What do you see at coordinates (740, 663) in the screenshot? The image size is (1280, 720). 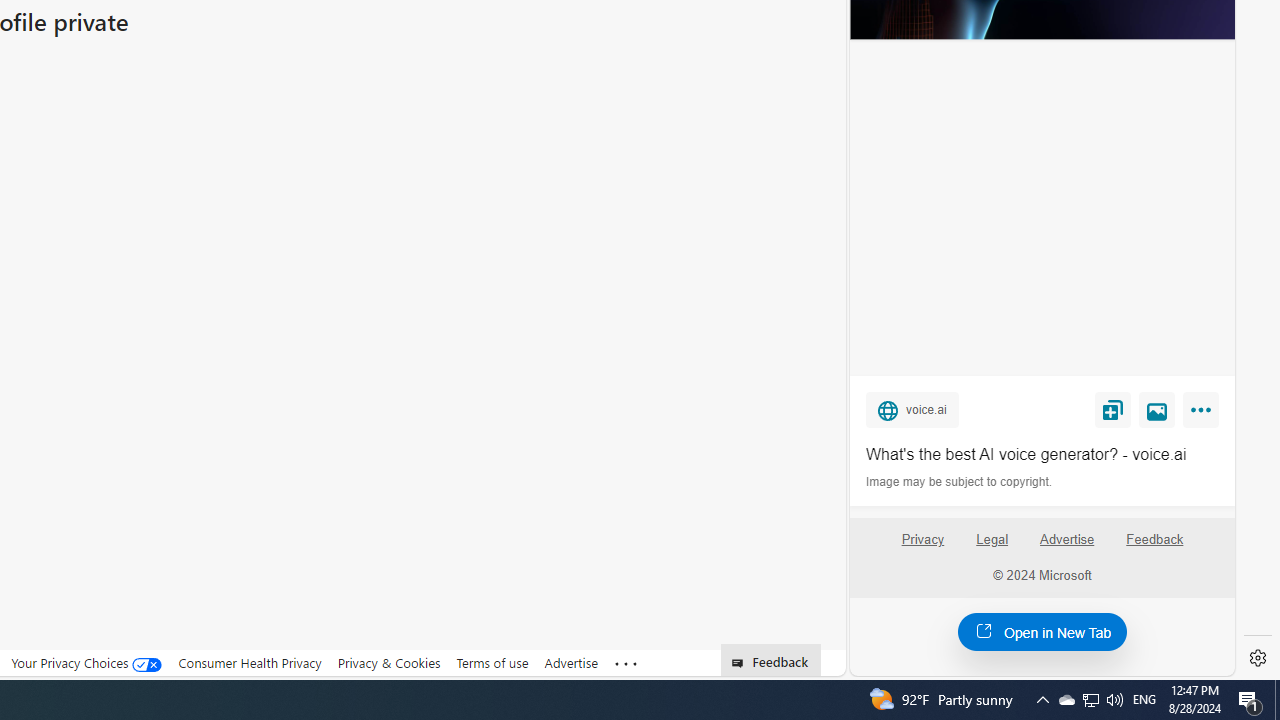 I see `'Class: feedback_link_icon-DS-EntryPoint1-1'` at bounding box center [740, 663].